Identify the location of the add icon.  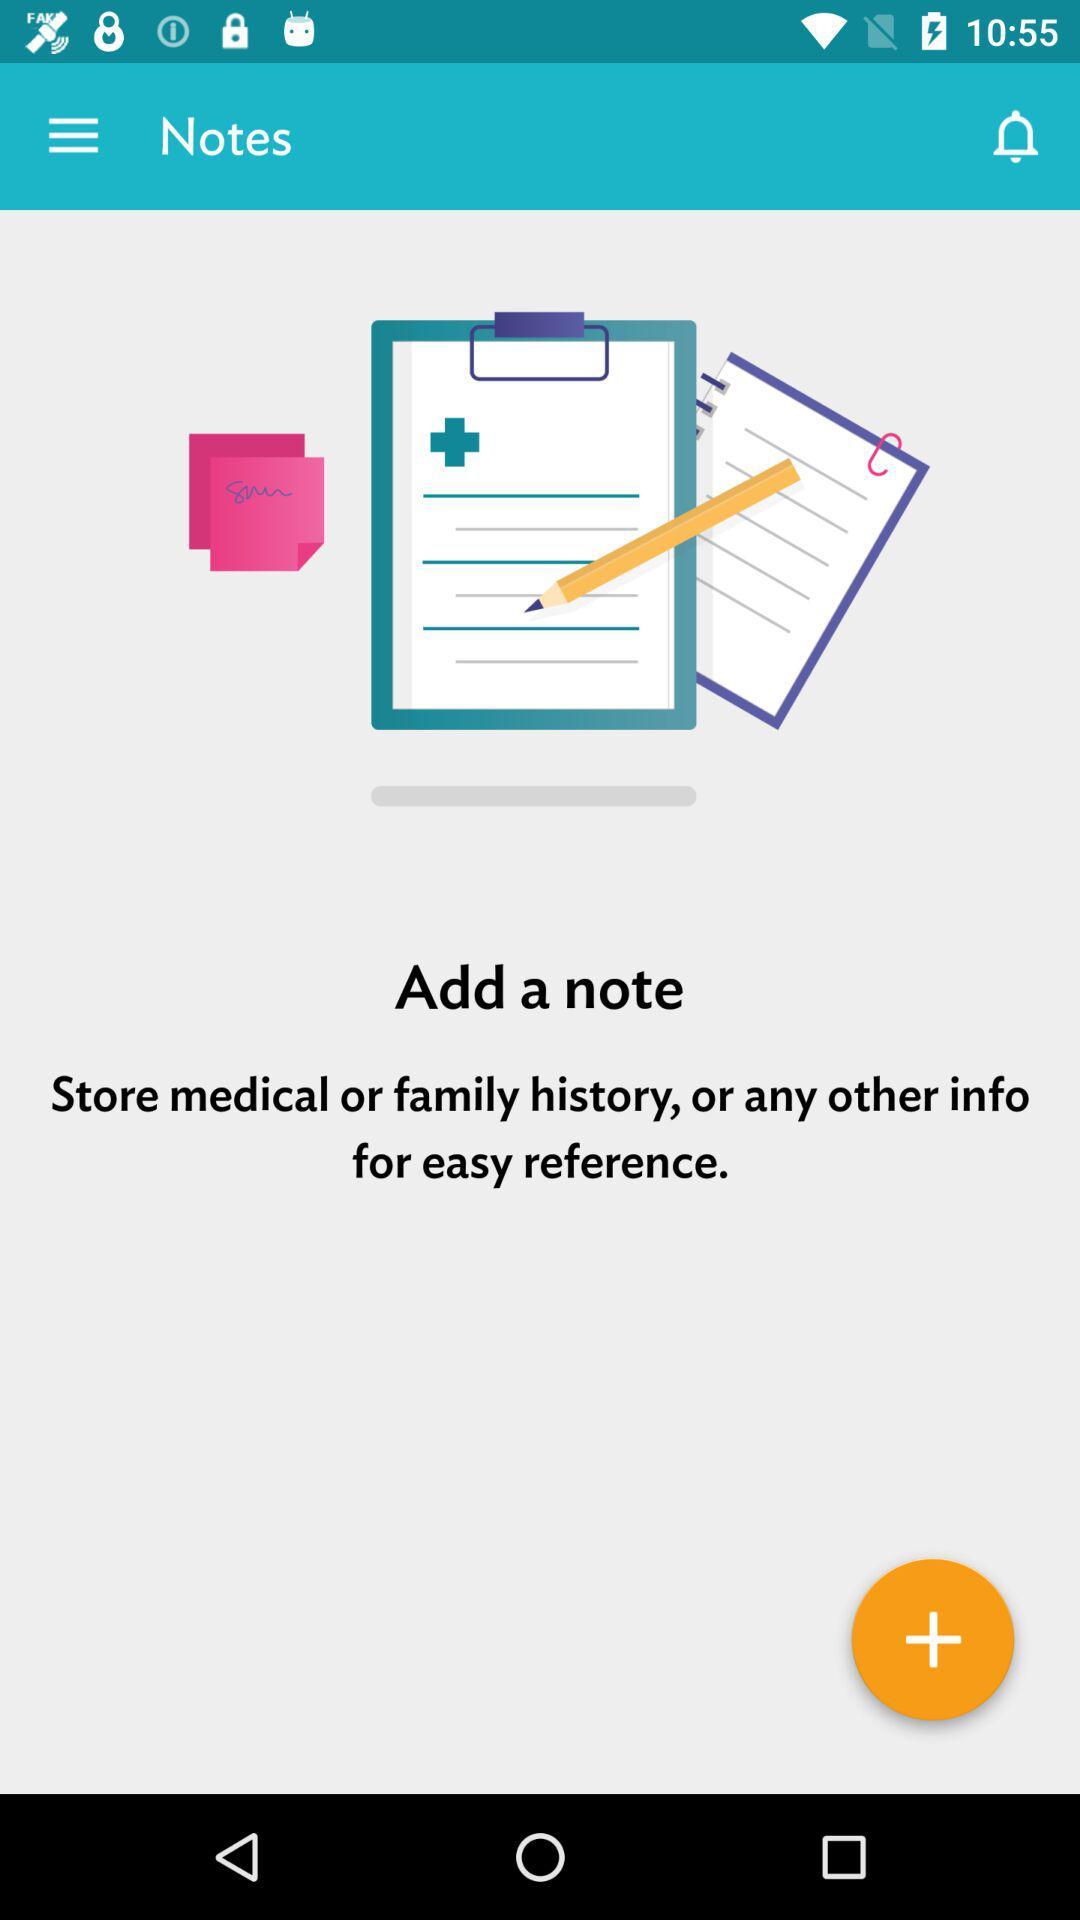
(933, 1646).